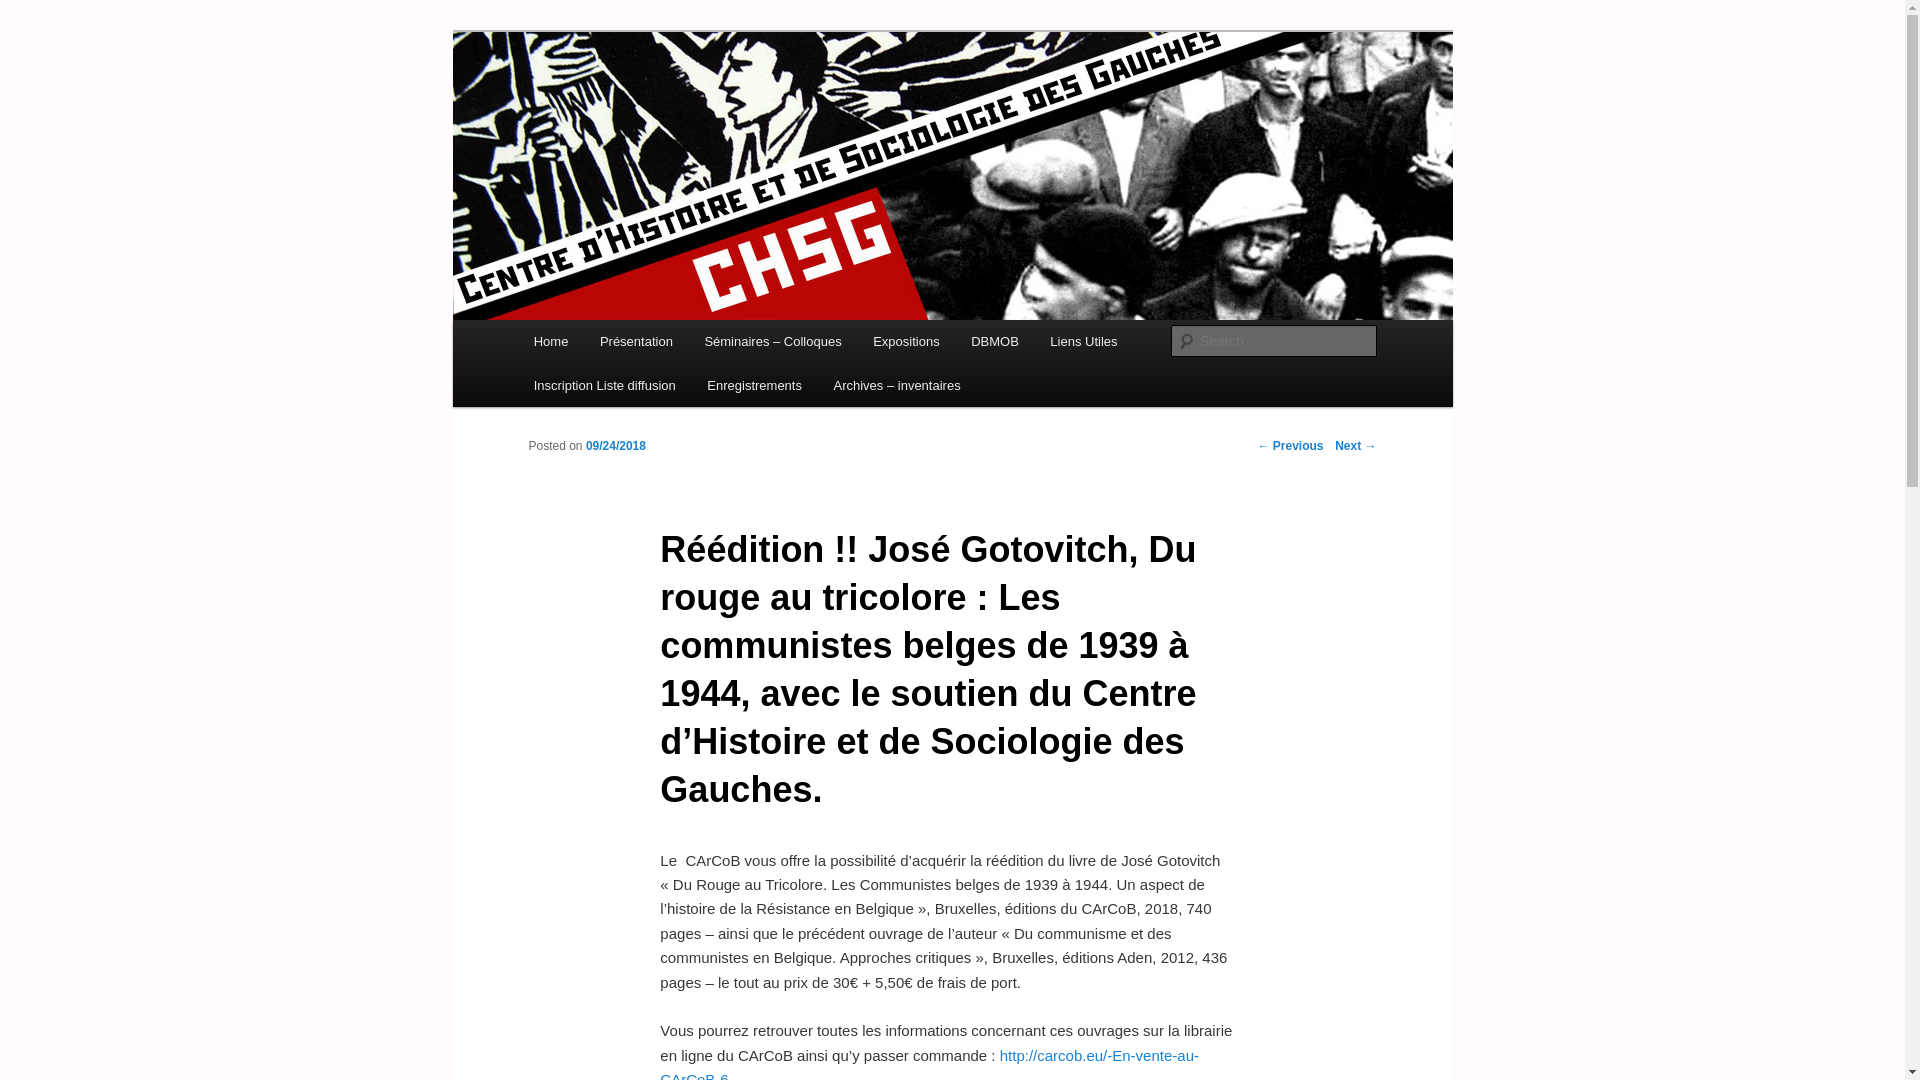  What do you see at coordinates (603, 385) in the screenshot?
I see `'Inscription Liste diffusion'` at bounding box center [603, 385].